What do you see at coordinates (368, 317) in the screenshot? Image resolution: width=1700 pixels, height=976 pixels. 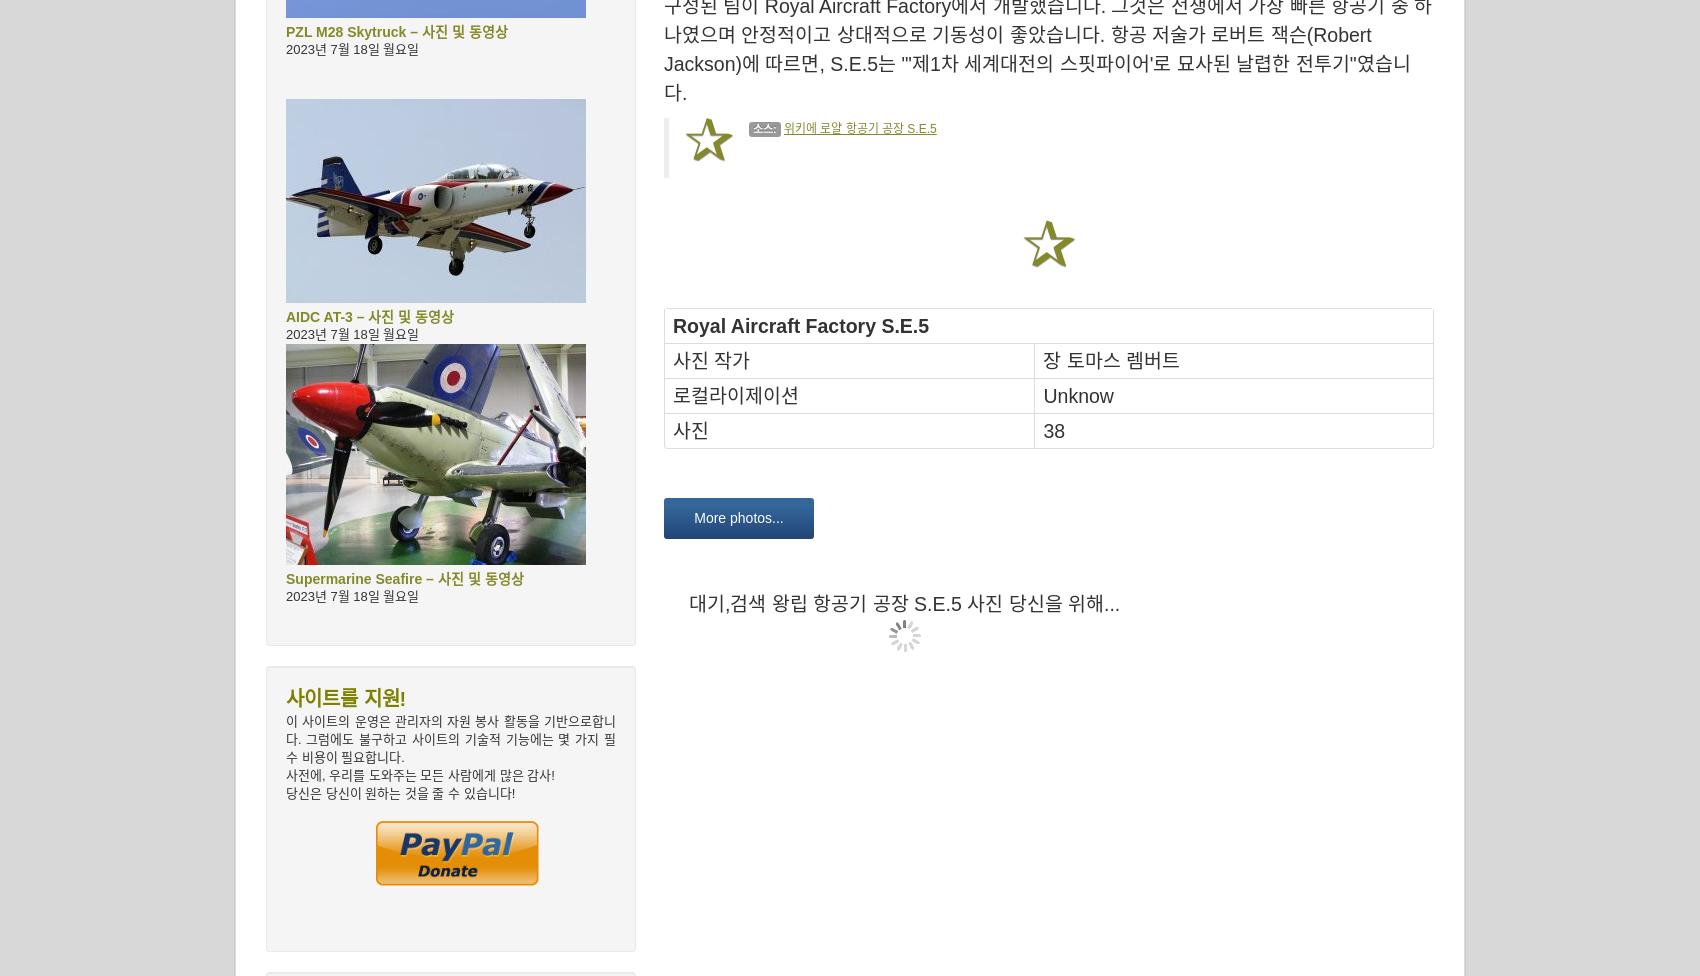 I see `'AIDC AT-3 – 사진 및 동영상'` at bounding box center [368, 317].